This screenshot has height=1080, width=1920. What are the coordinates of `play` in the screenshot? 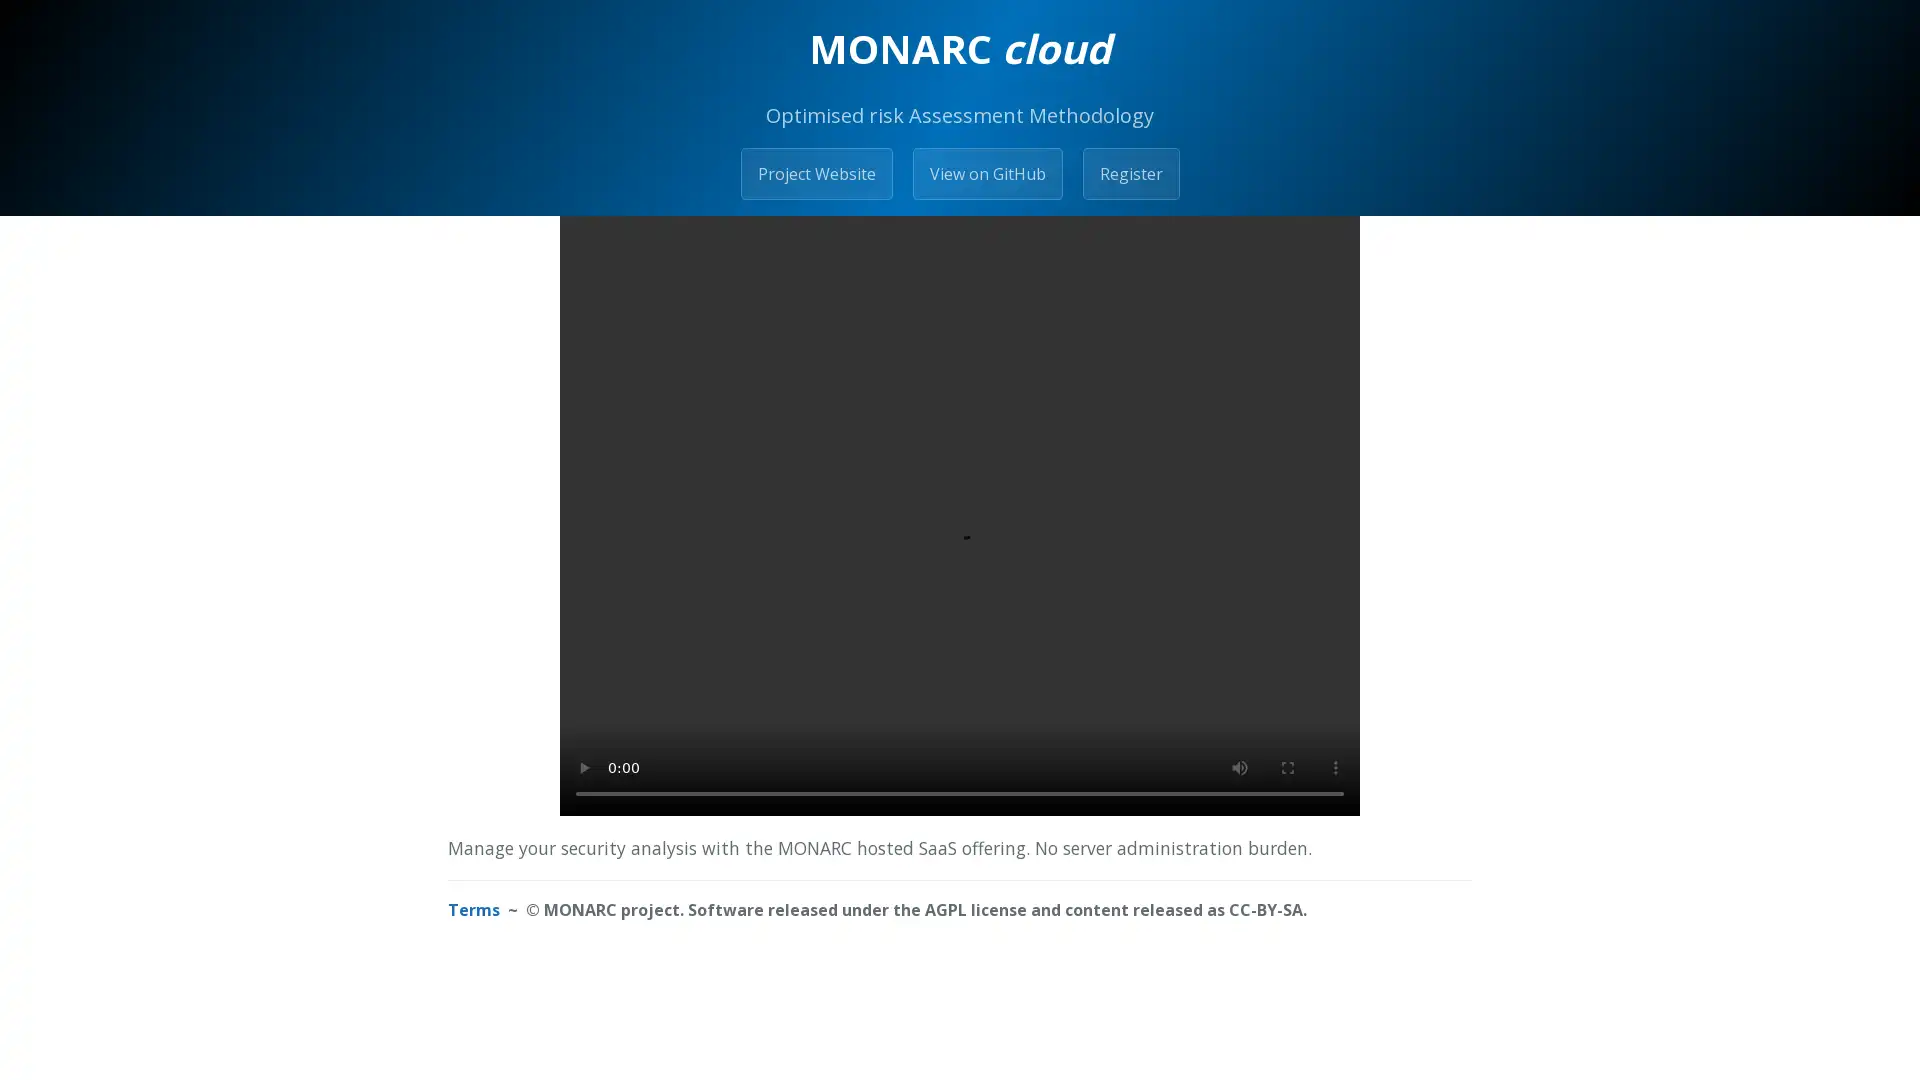 It's located at (583, 766).